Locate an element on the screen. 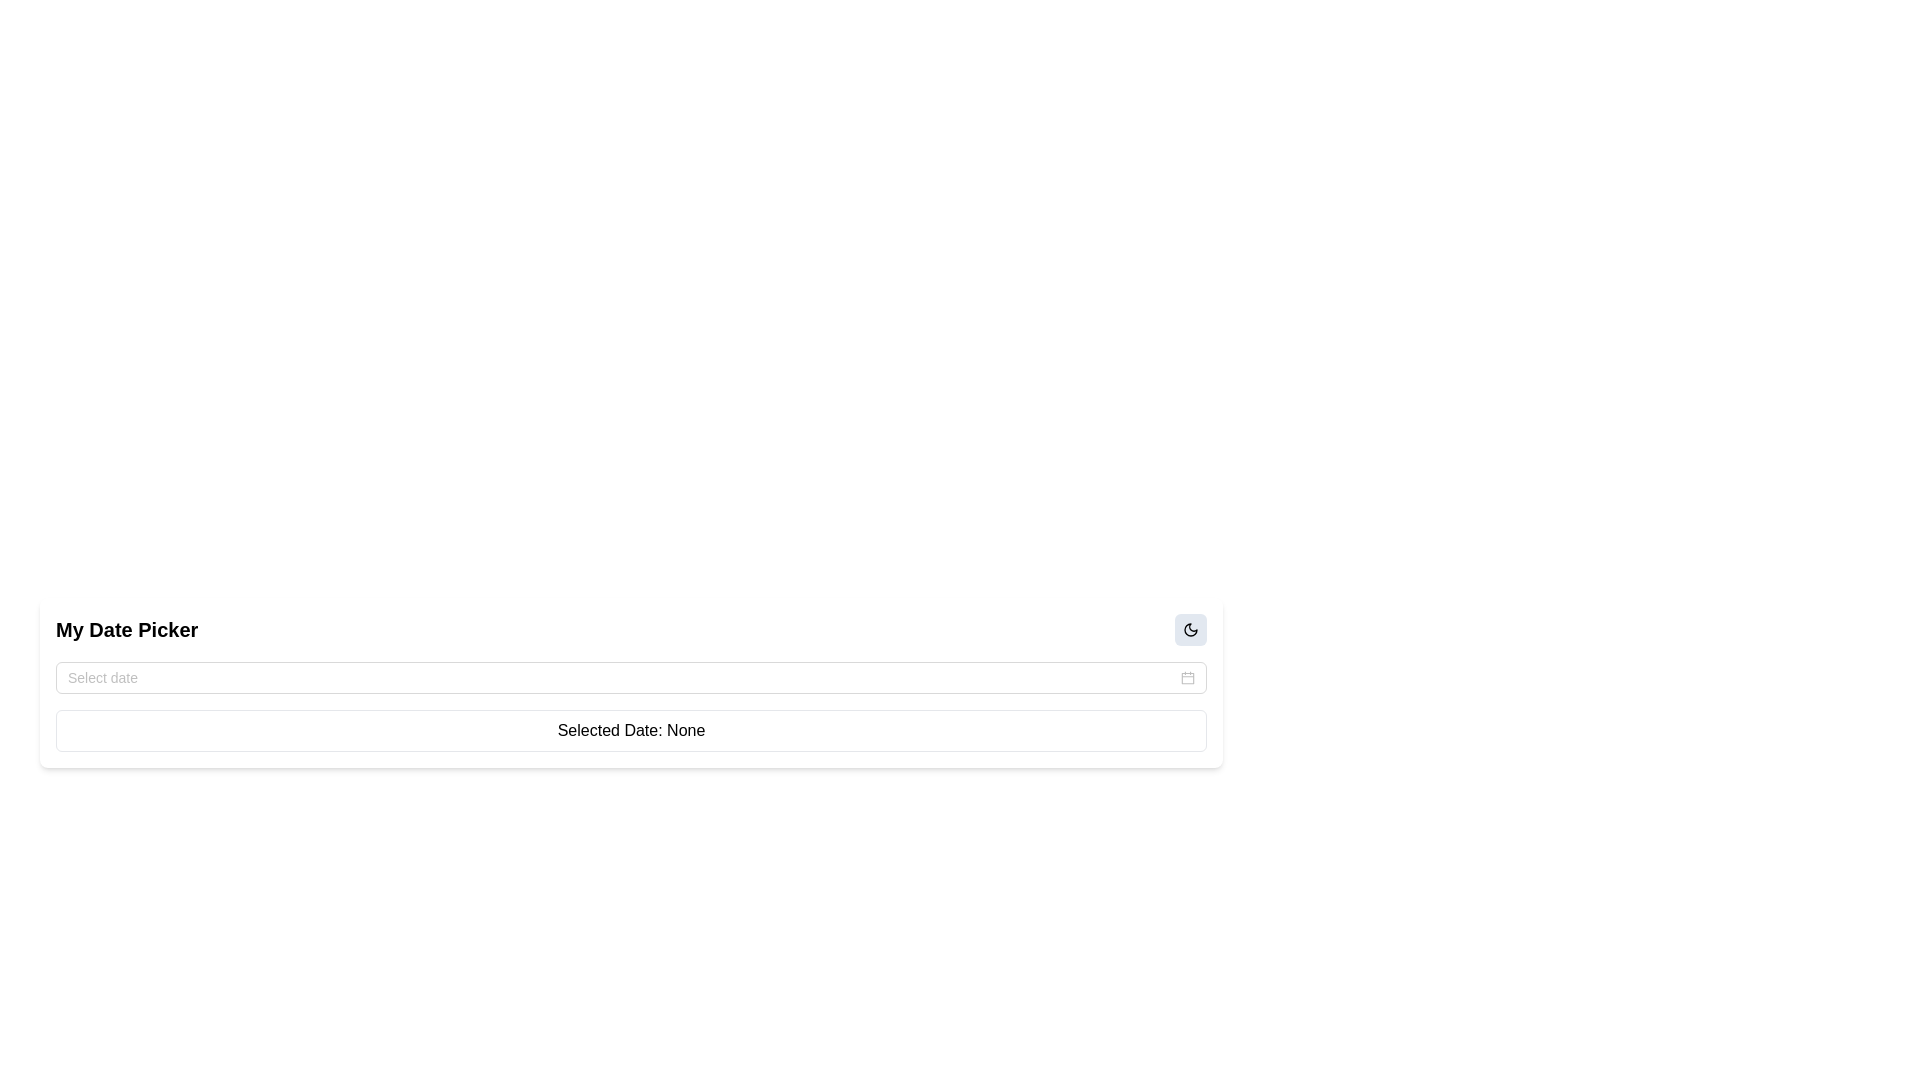 Image resolution: width=1920 pixels, height=1080 pixels. the moon-shaped icon that indicates dark mode functionality, located in the top-right corner of the application's main content area is located at coordinates (1190, 628).